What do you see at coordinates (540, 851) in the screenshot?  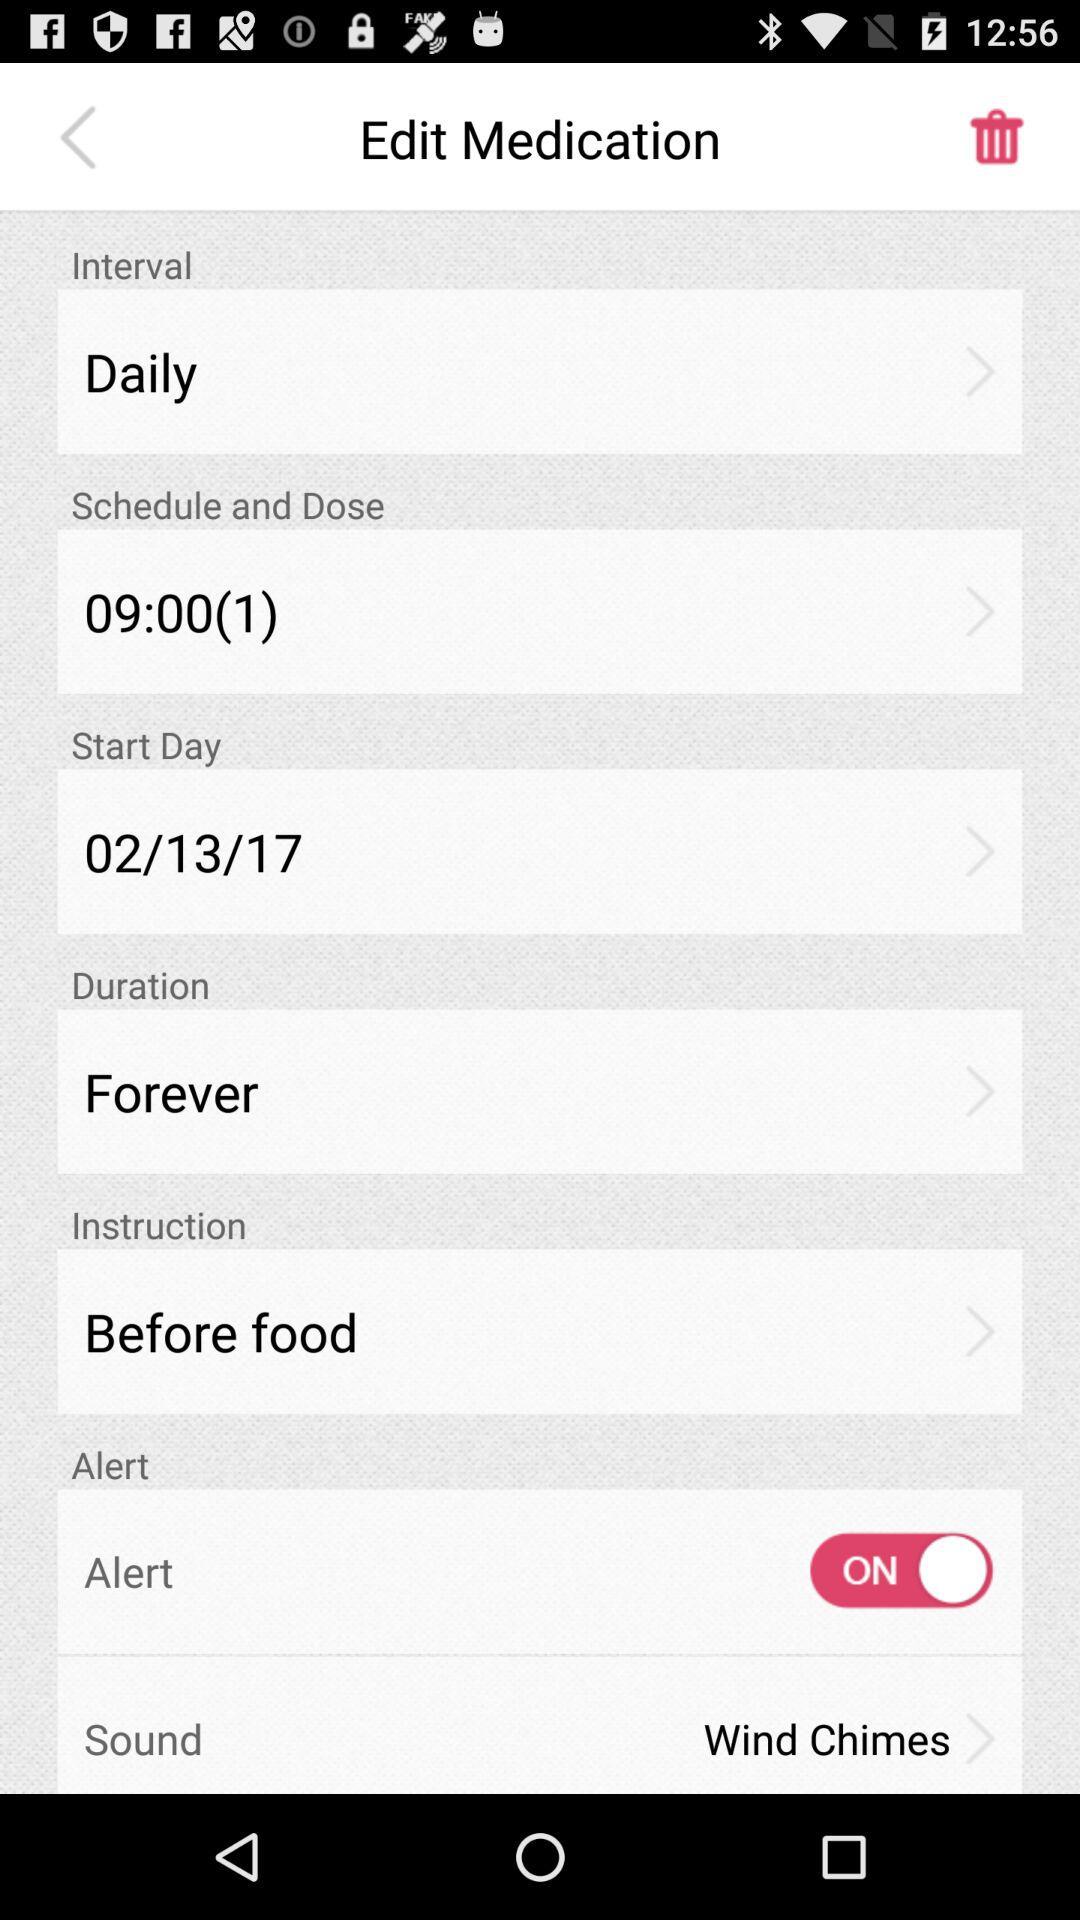 I see `02/13/17 app` at bounding box center [540, 851].